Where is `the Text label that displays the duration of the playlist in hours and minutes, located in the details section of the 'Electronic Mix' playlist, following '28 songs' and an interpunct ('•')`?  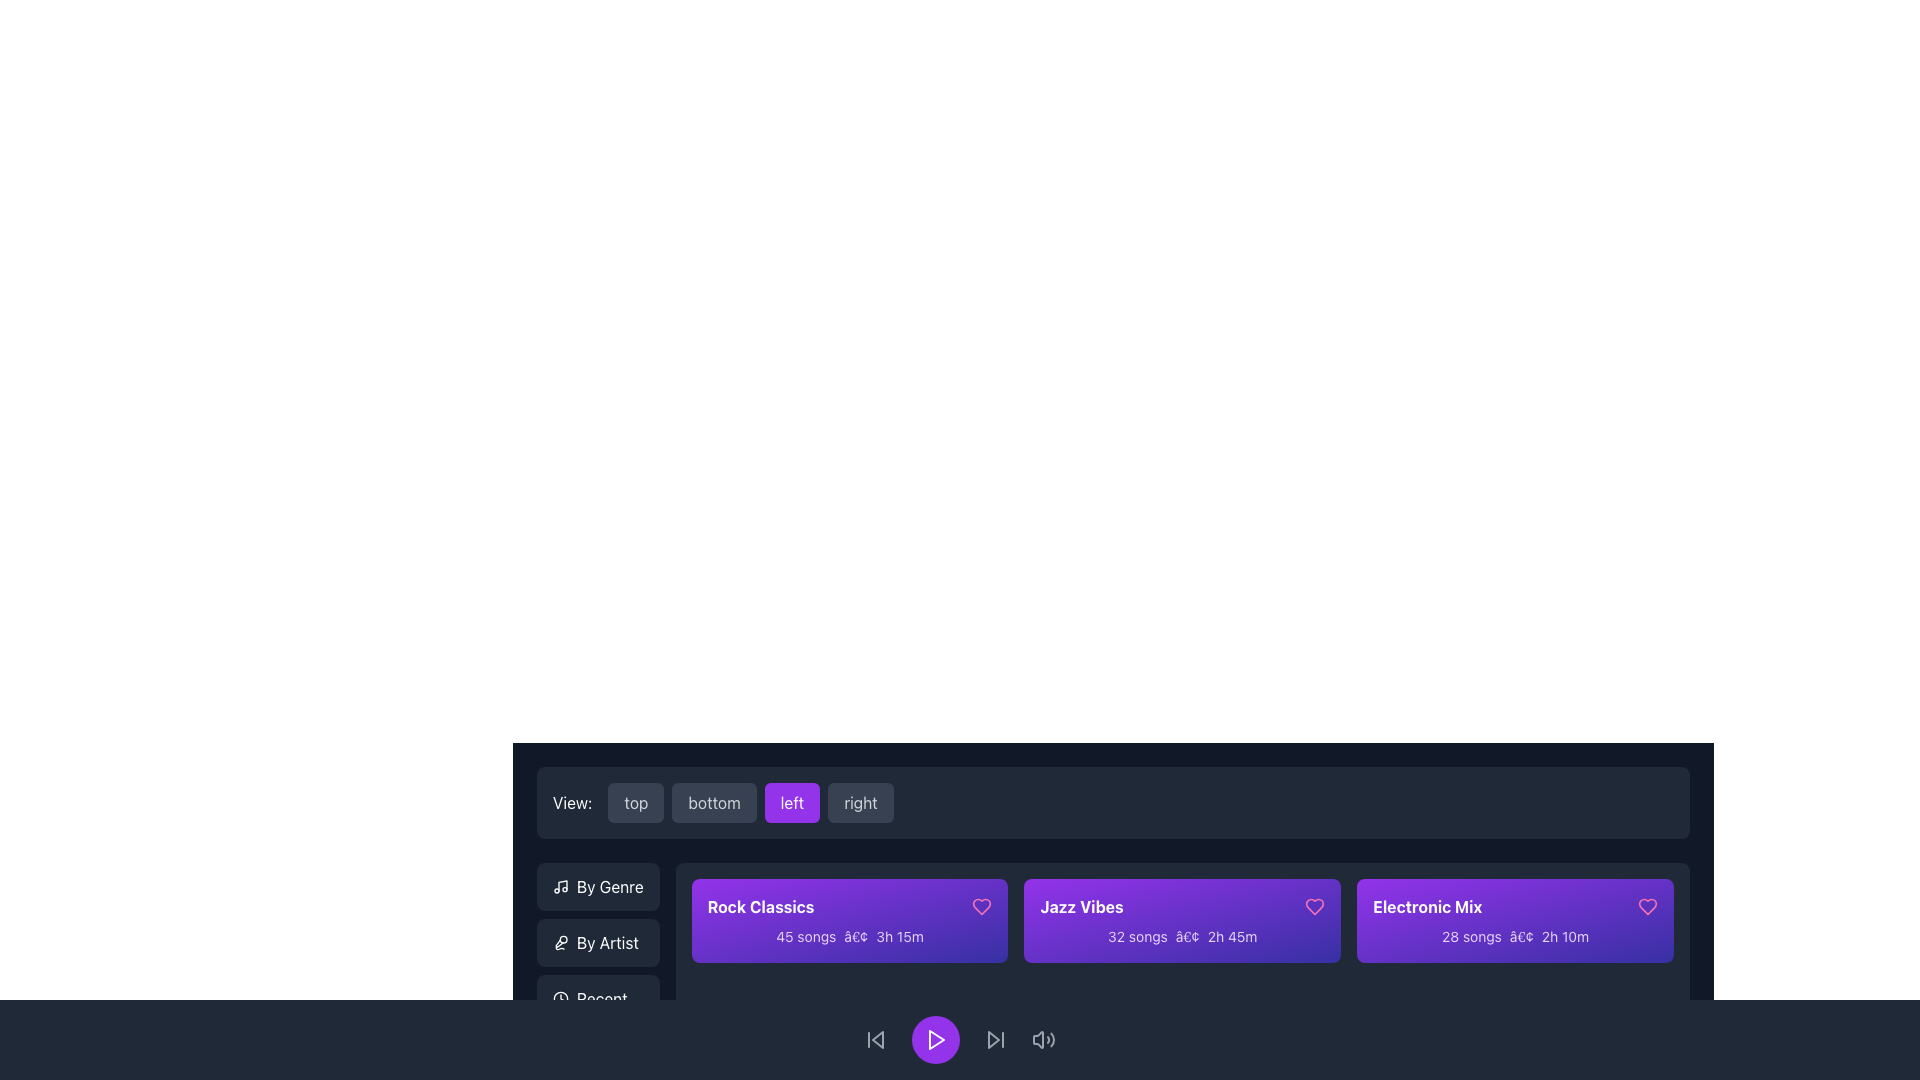 the Text label that displays the duration of the playlist in hours and minutes, located in the details section of the 'Electronic Mix' playlist, following '28 songs' and an interpunct ('•') is located at coordinates (1564, 936).